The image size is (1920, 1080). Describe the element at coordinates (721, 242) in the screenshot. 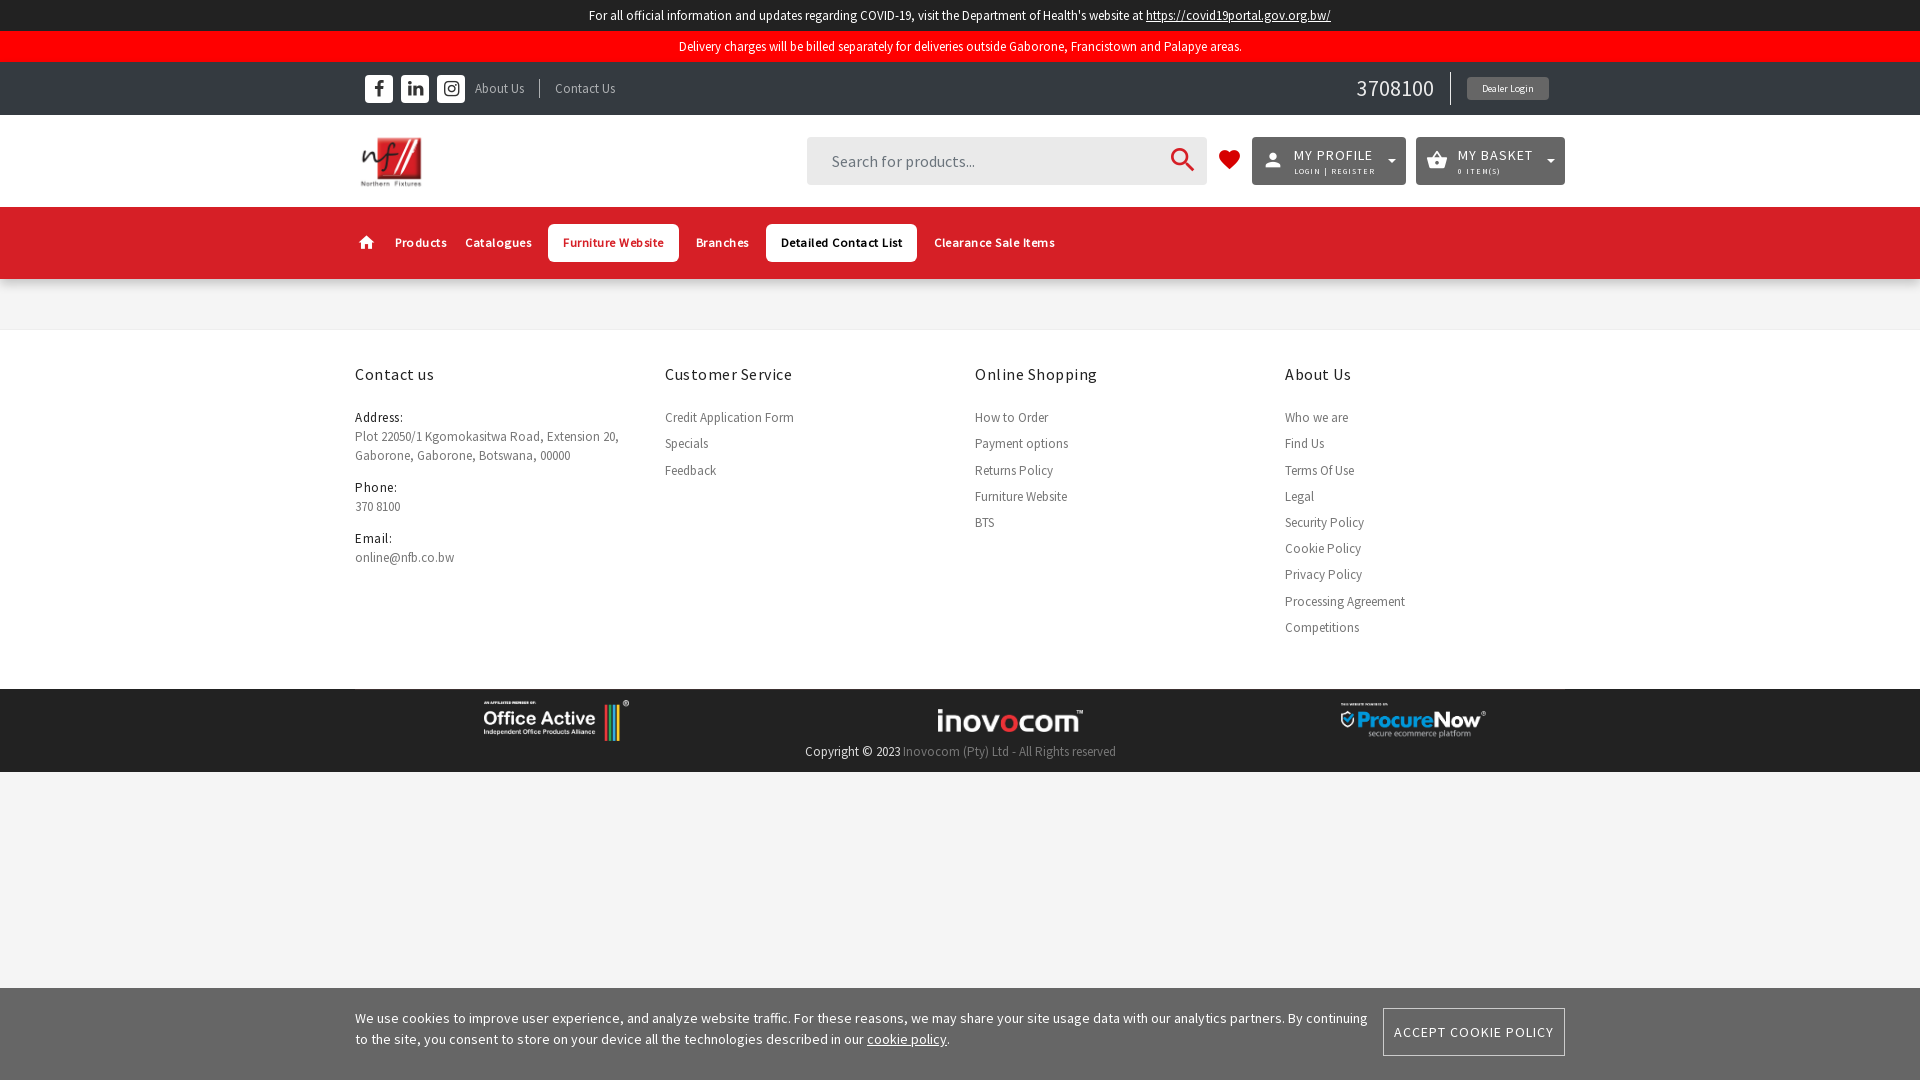

I see `'Branches'` at that location.